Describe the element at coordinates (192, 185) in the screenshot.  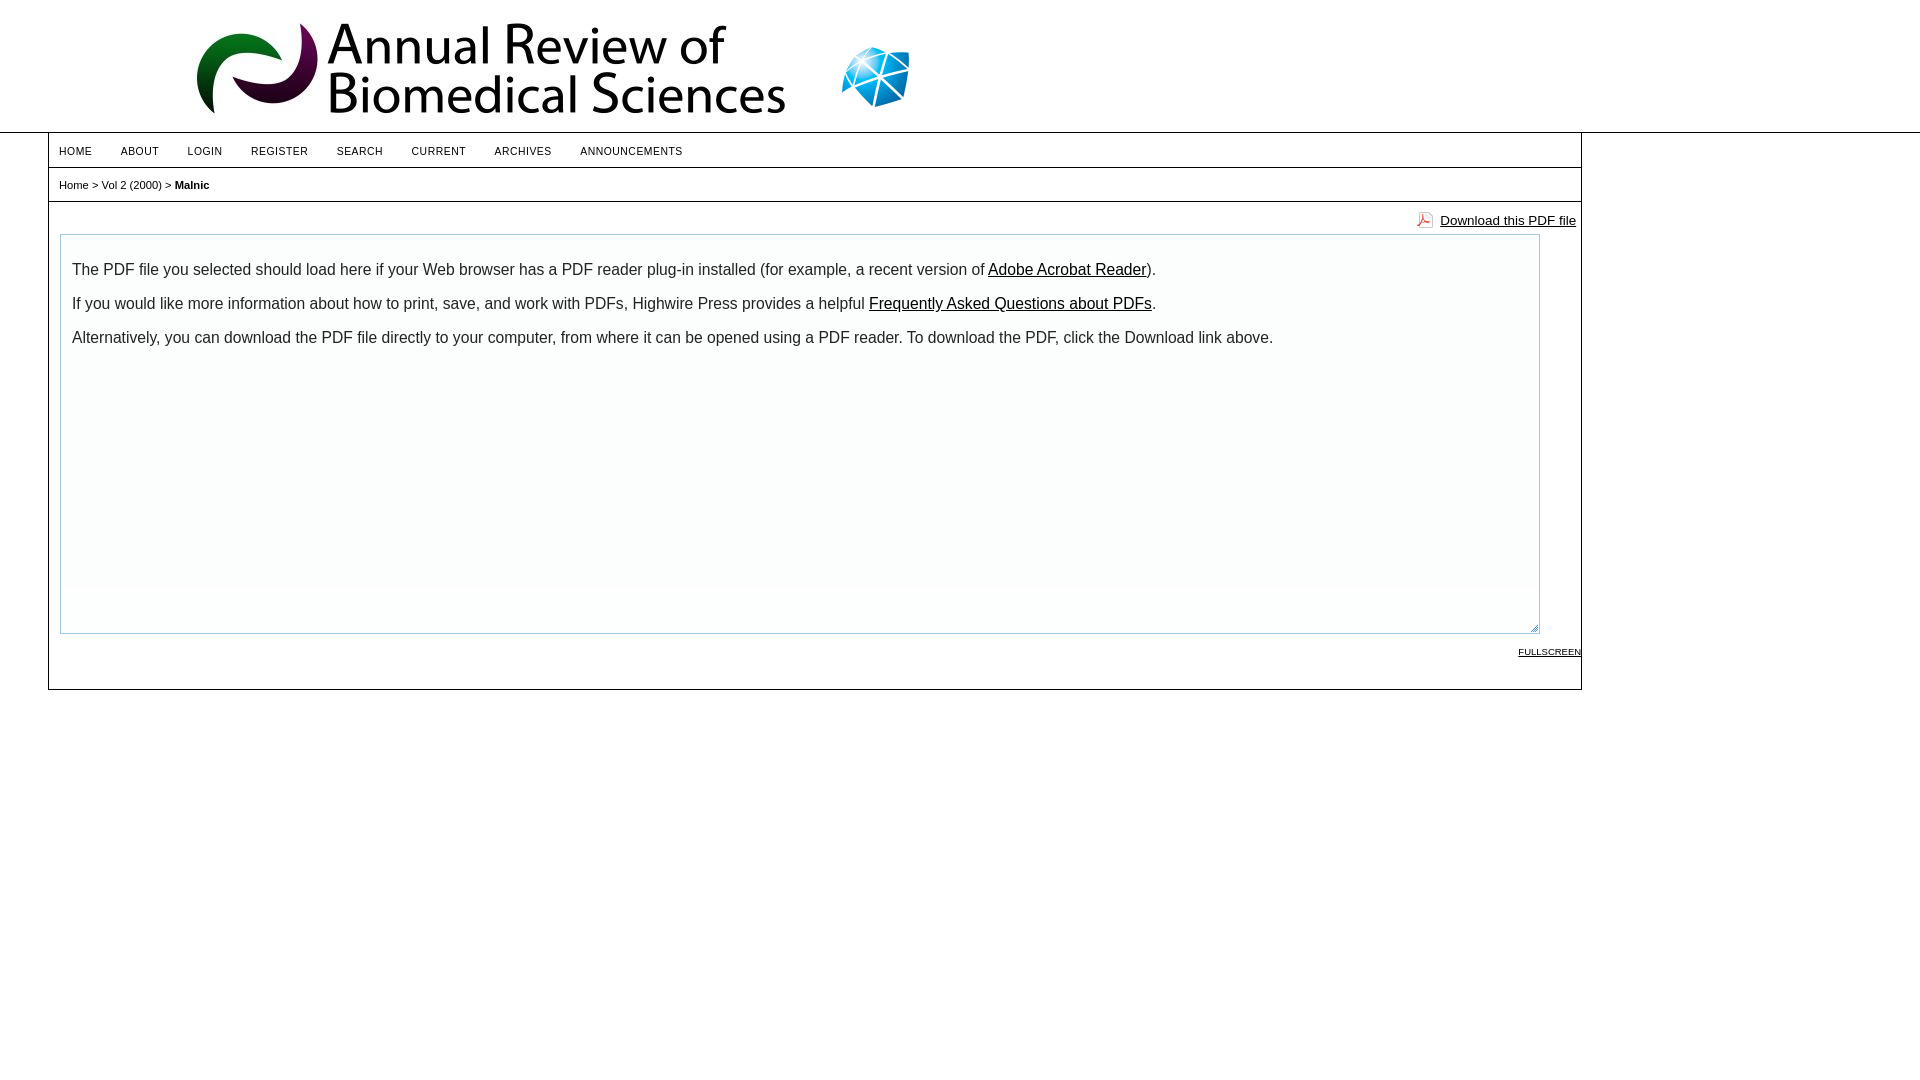
I see `'Malnic'` at that location.